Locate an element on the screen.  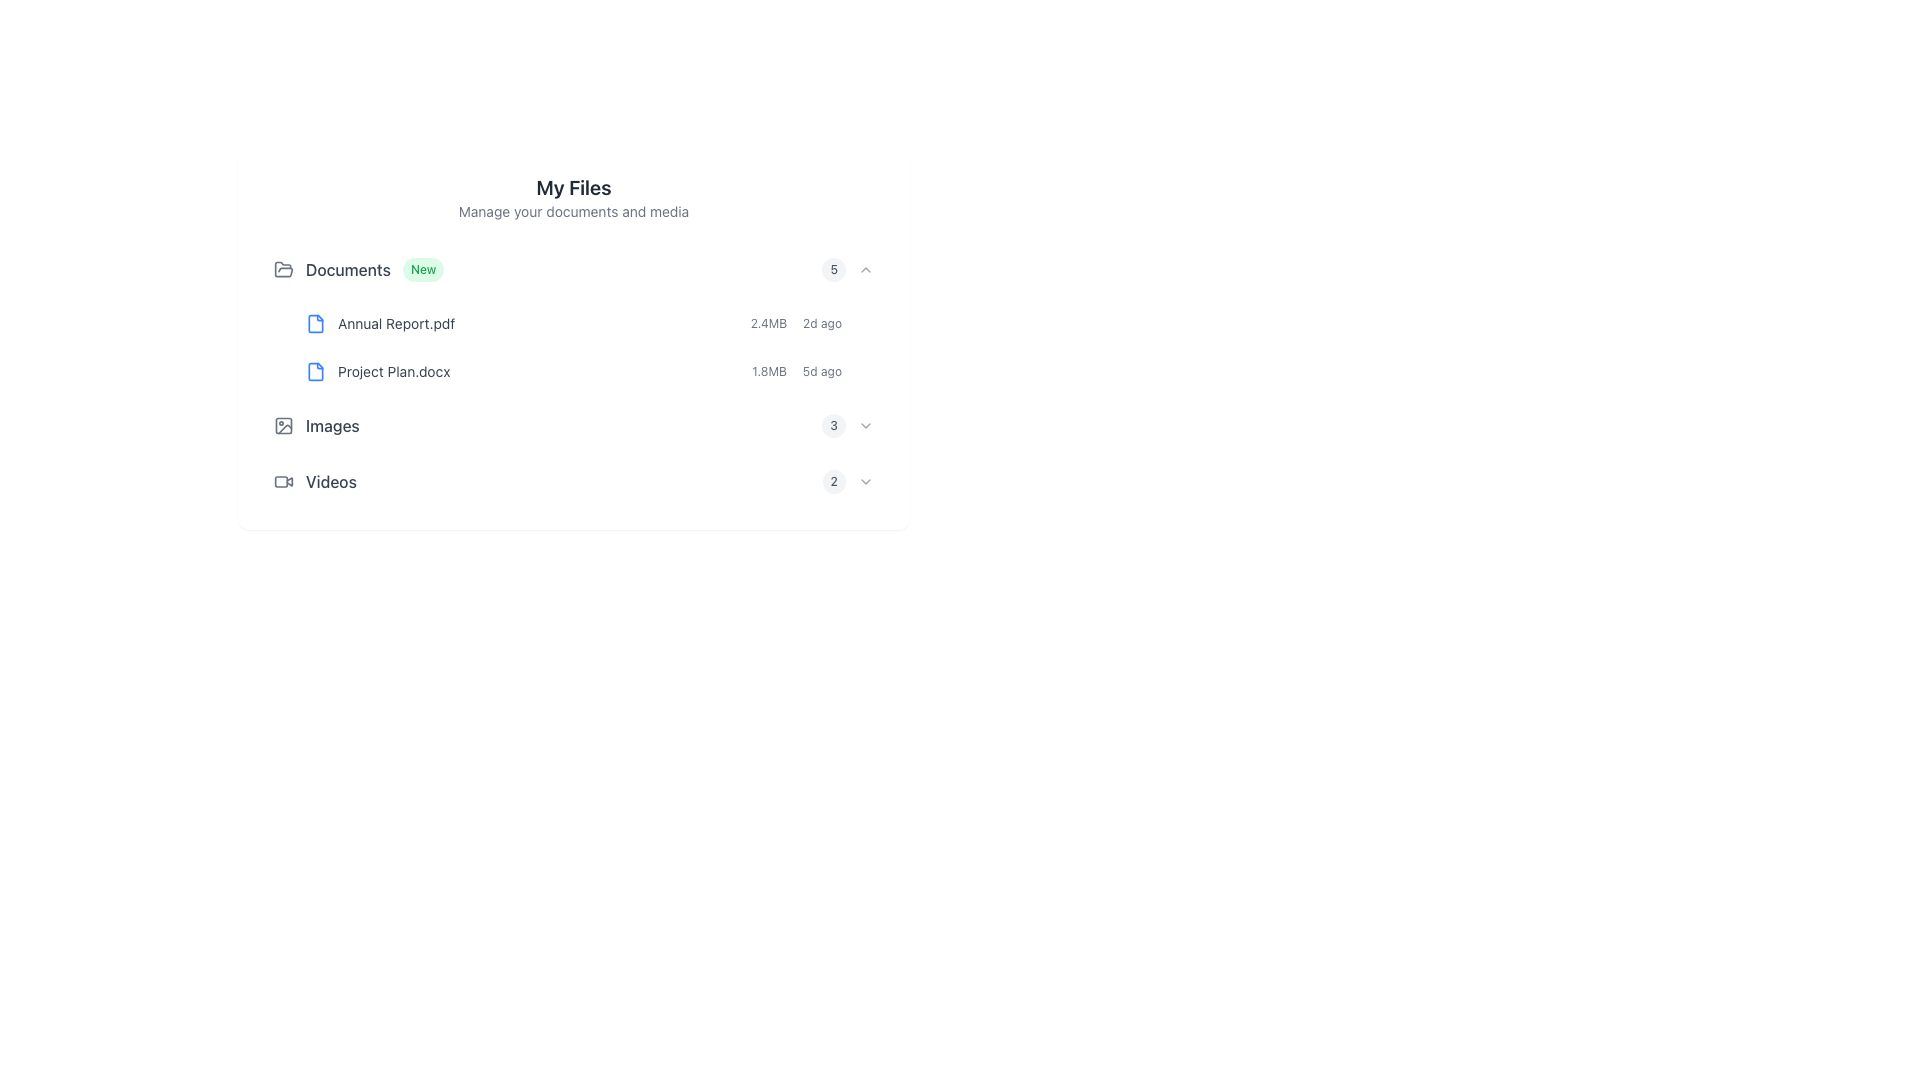
the square icon with rounded corners located under the 'Images' label in the file directory interface is located at coordinates (282, 424).